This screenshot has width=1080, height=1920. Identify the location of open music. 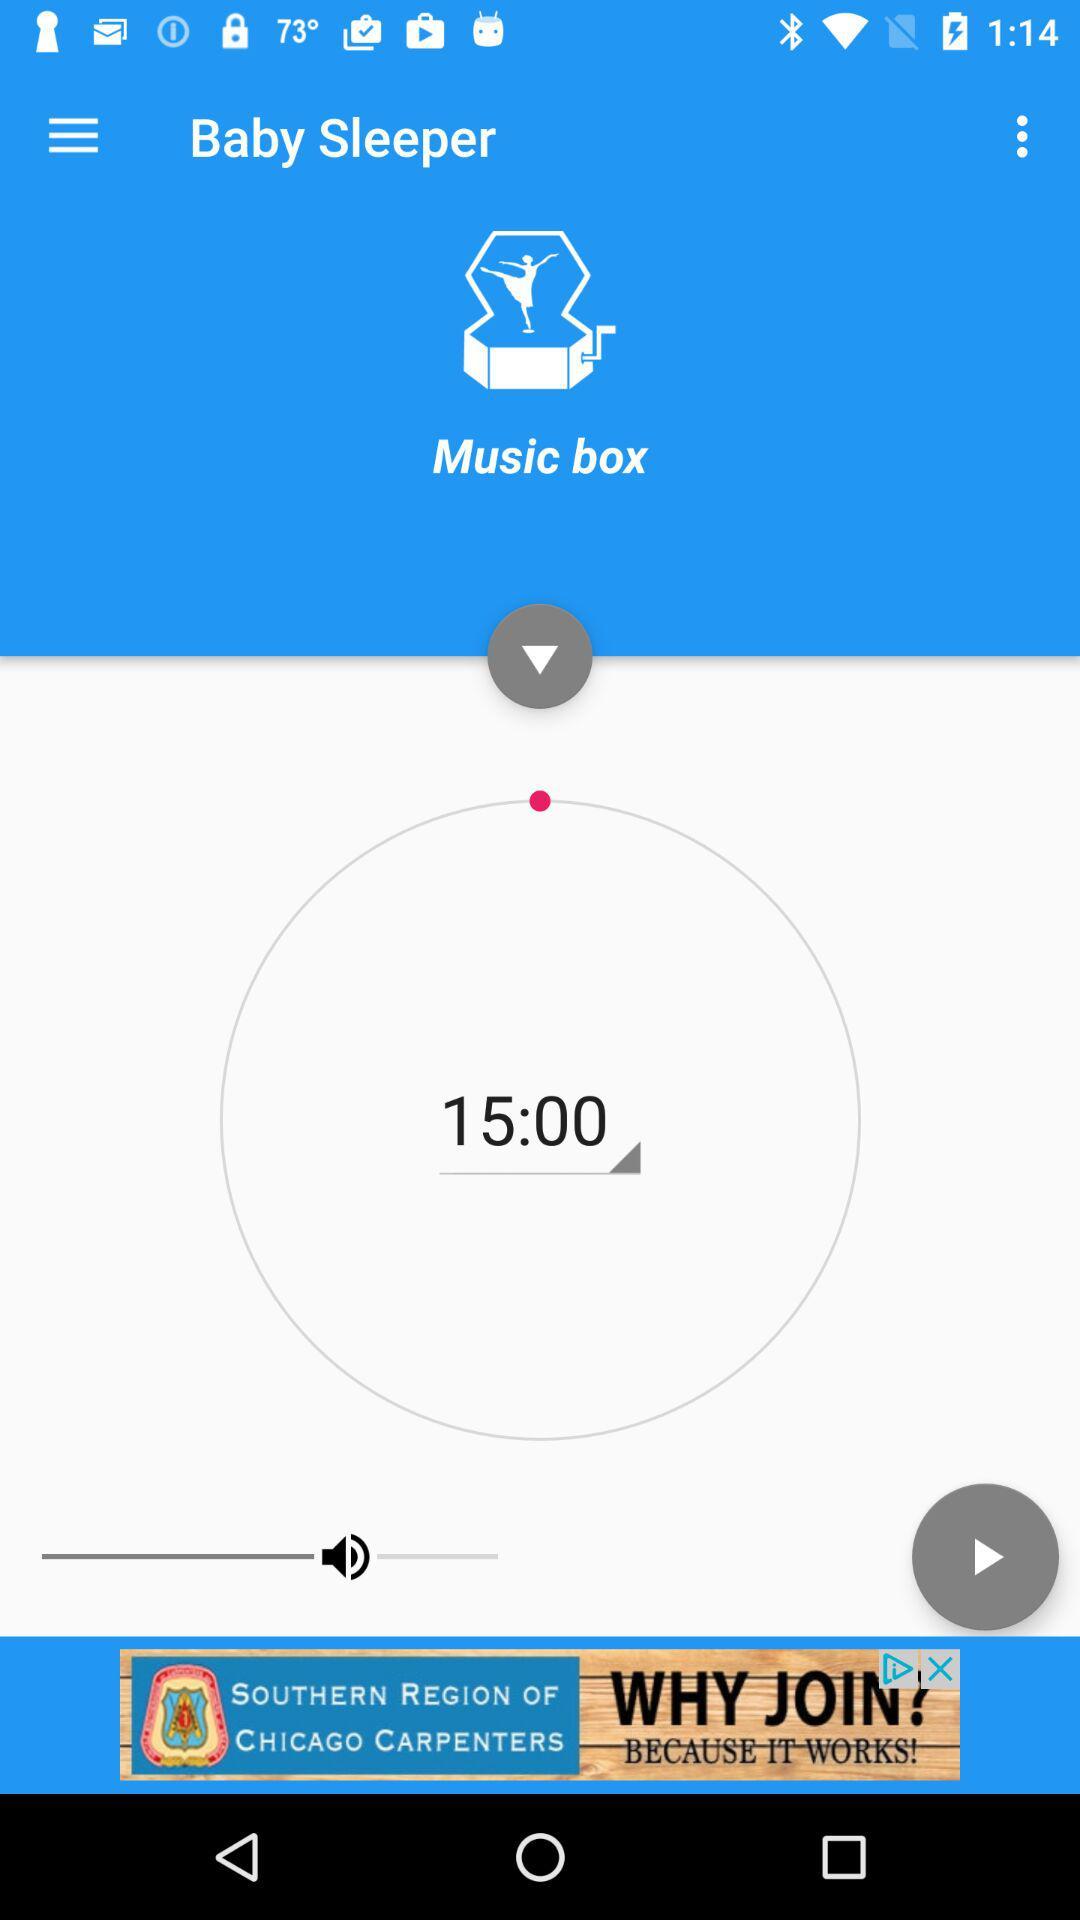
(538, 309).